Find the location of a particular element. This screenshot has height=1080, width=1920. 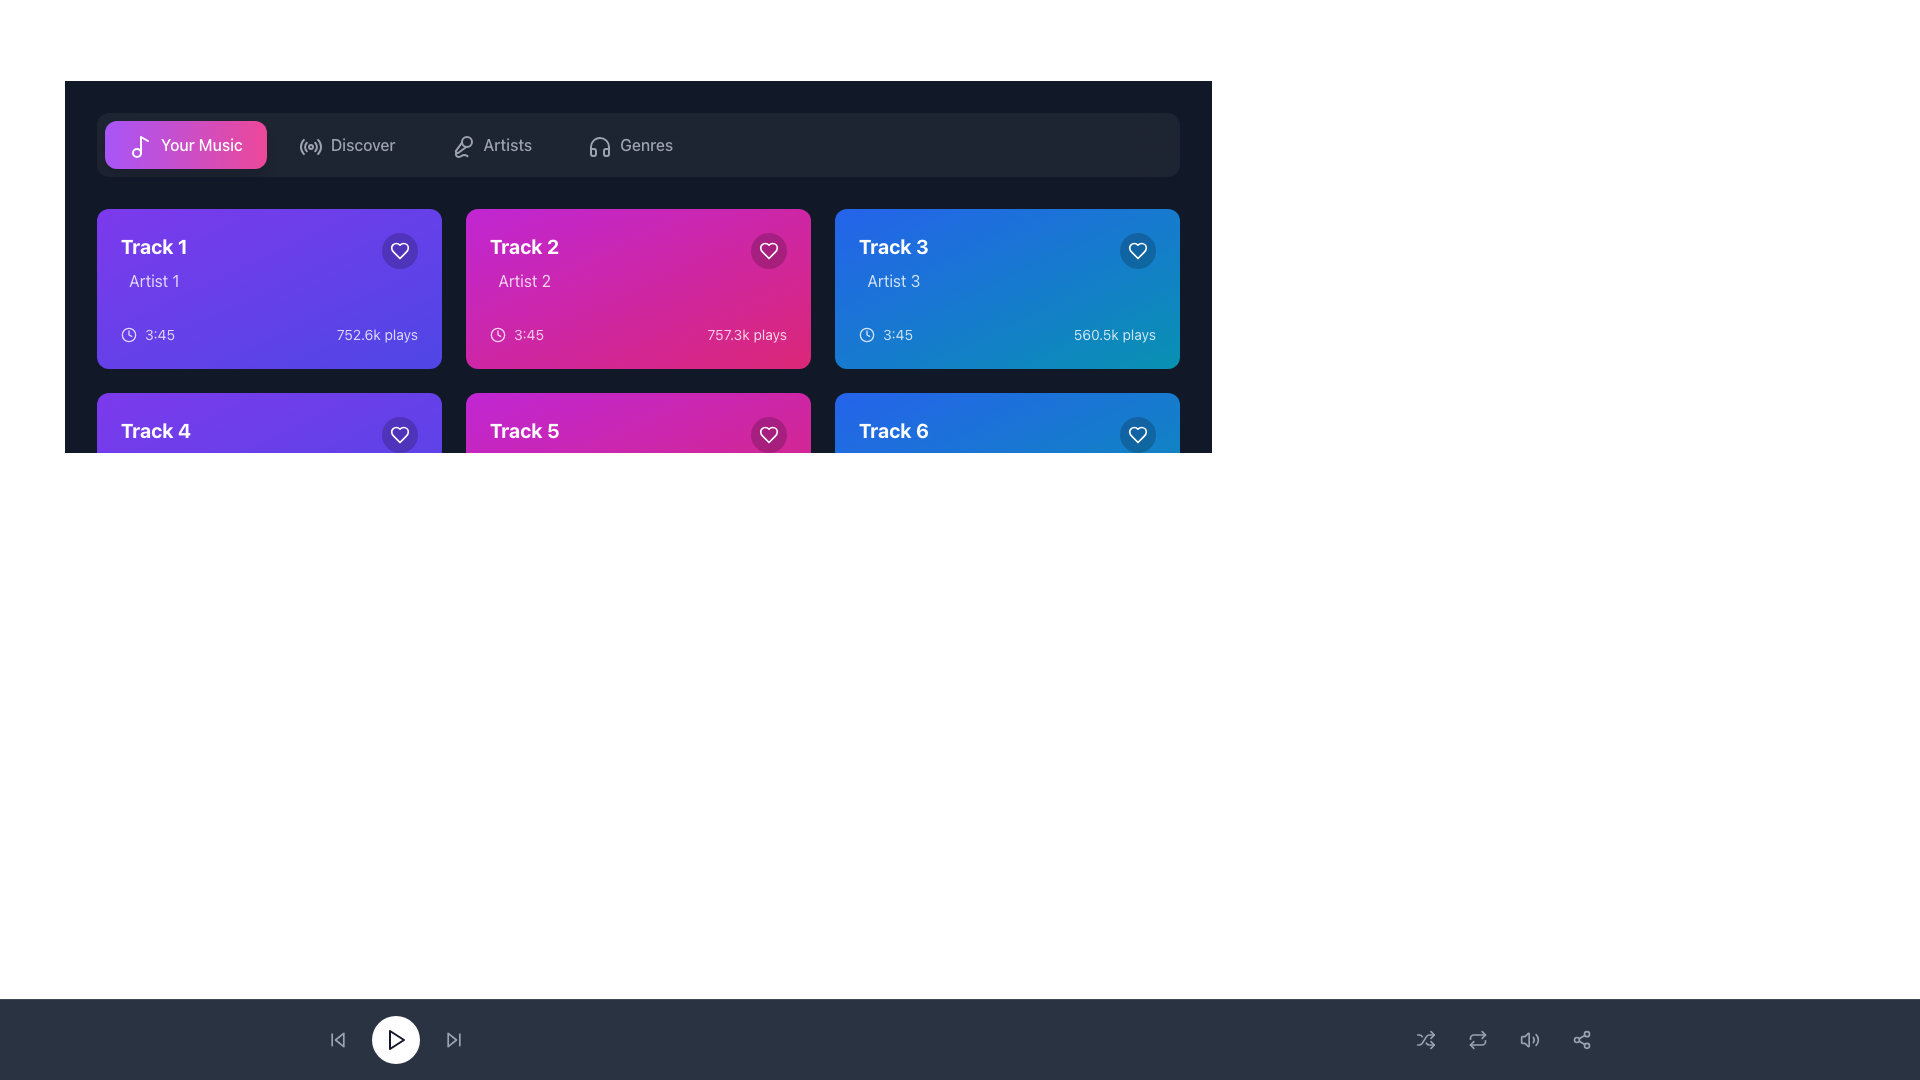

the circular button with a white background and a black 'play' icon located at the bottom center of the interface to change its background to light gray is located at coordinates (395, 1039).